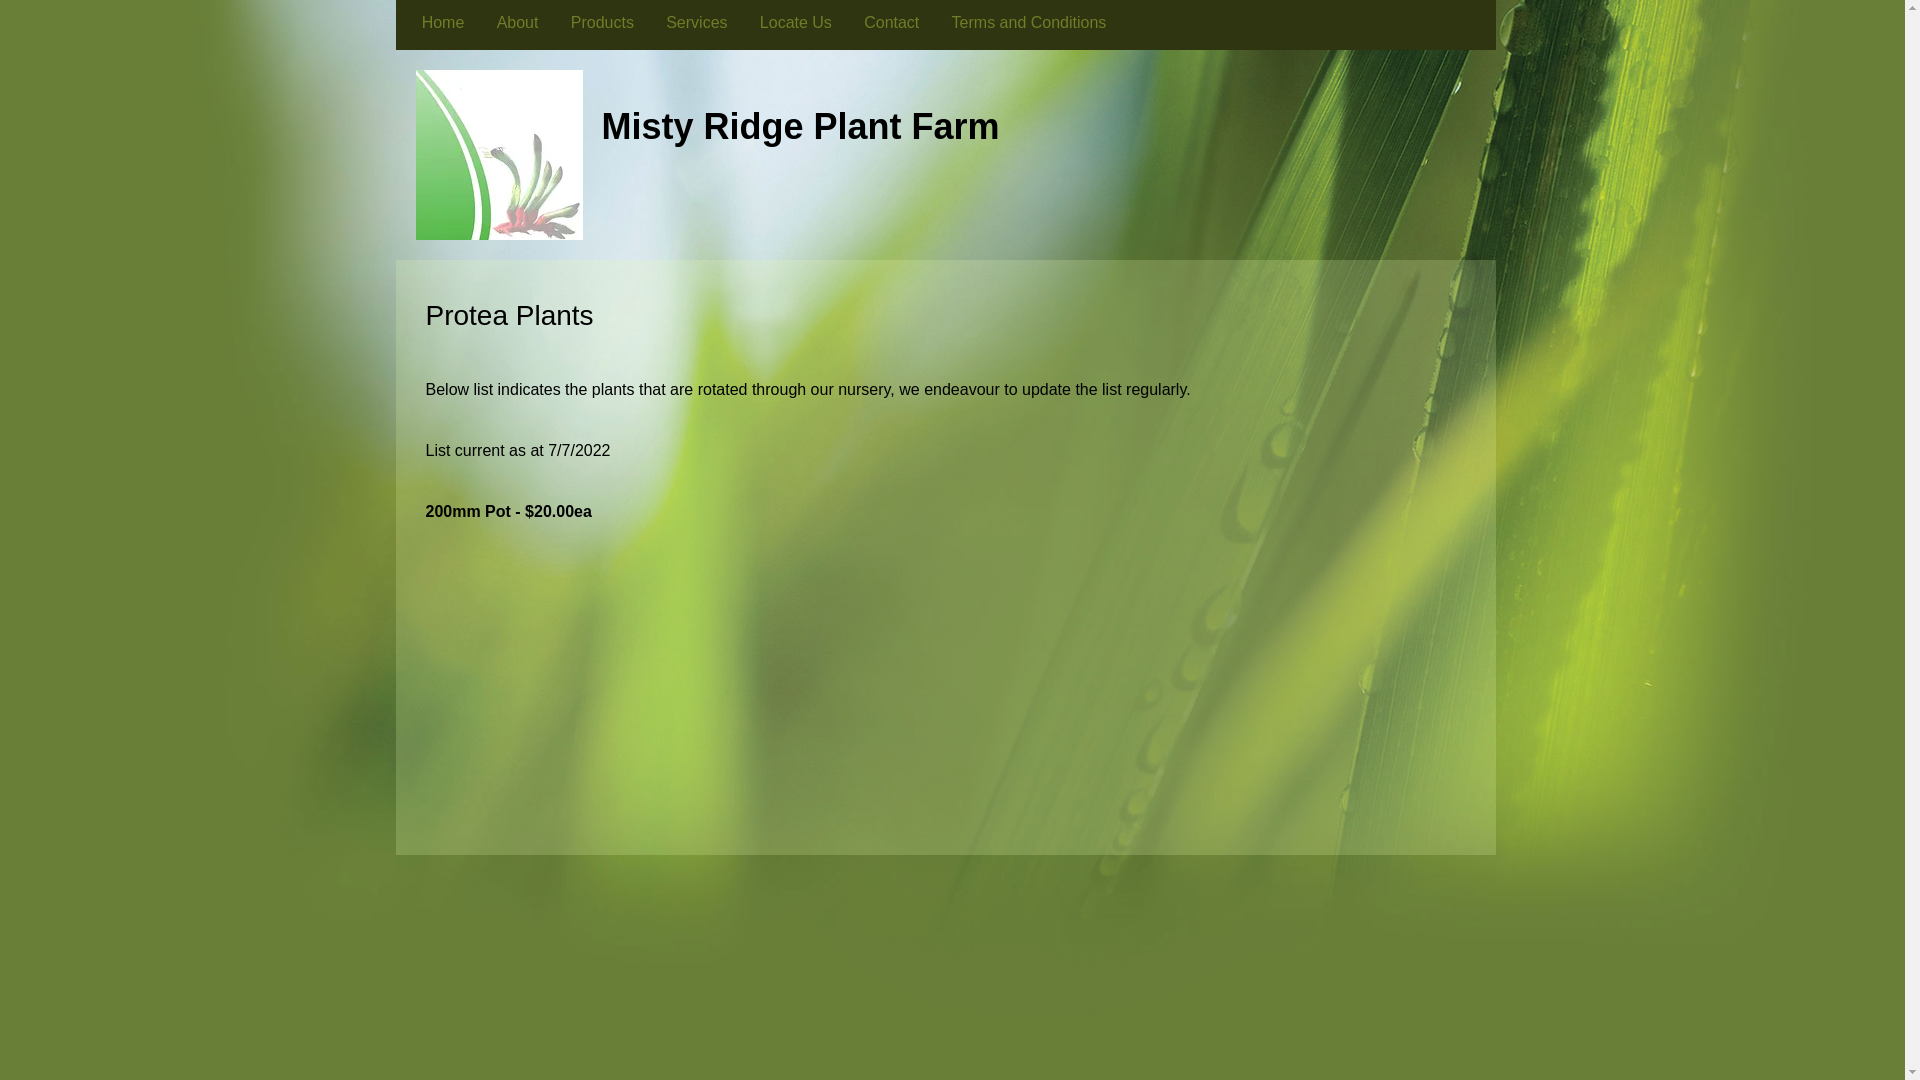 The height and width of the screenshot is (1080, 1920). What do you see at coordinates (517, 23) in the screenshot?
I see `'About'` at bounding box center [517, 23].